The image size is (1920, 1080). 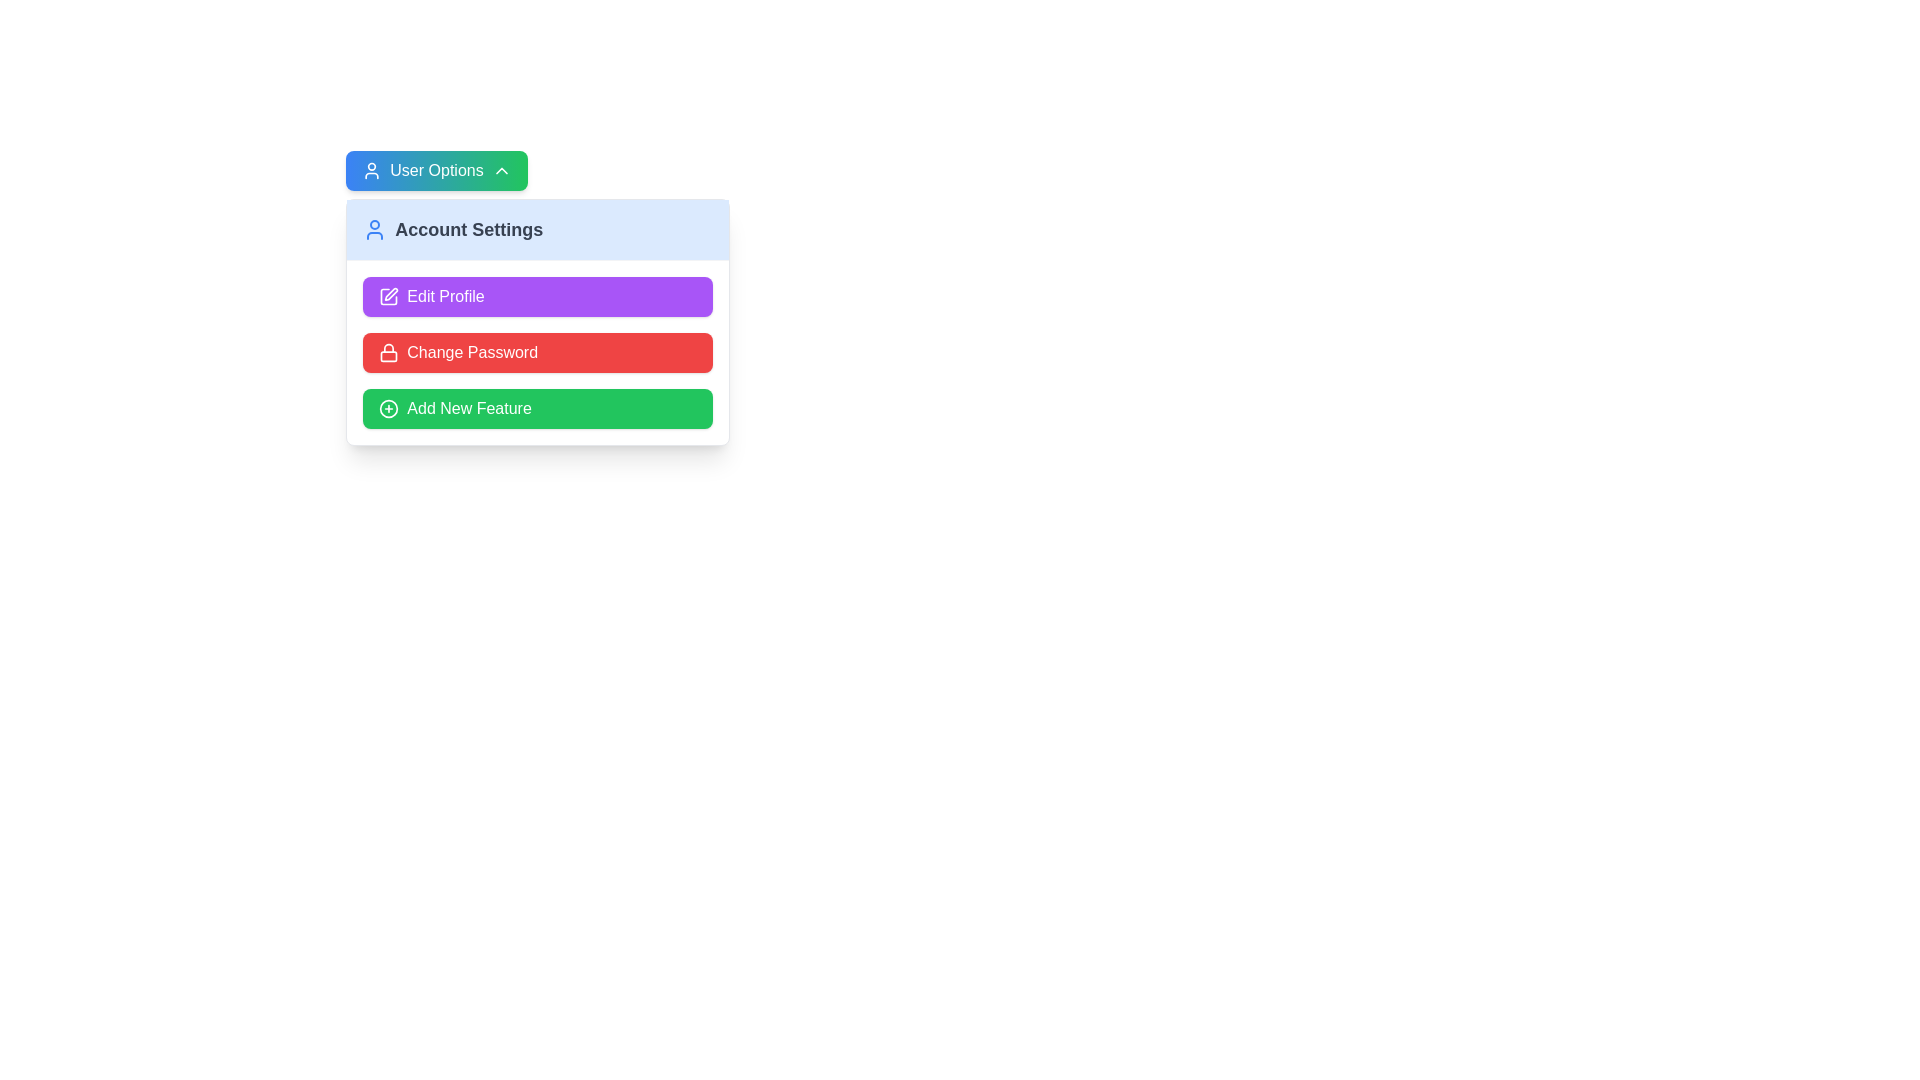 What do you see at coordinates (538, 321) in the screenshot?
I see `any button within the user settings dropdown menu located below the 'User Options' button` at bounding box center [538, 321].